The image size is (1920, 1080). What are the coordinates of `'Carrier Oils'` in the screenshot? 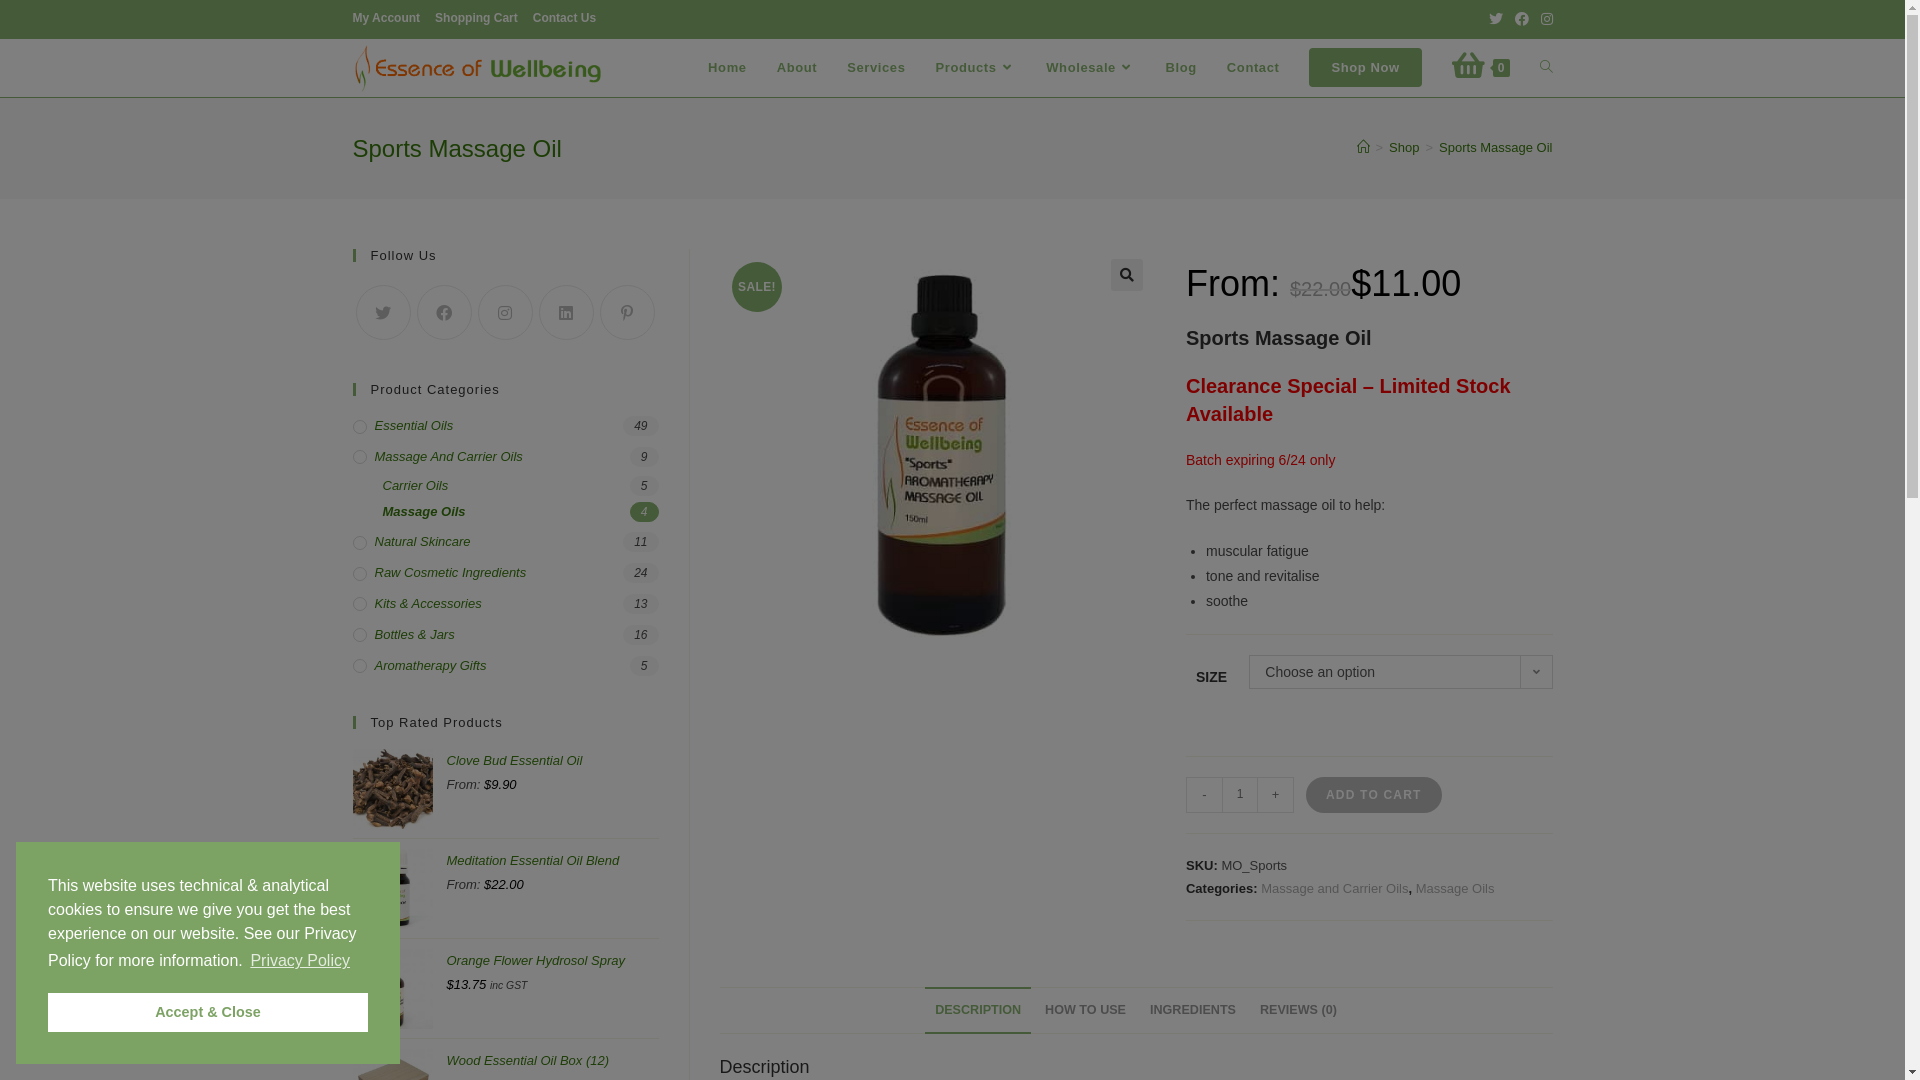 It's located at (519, 486).